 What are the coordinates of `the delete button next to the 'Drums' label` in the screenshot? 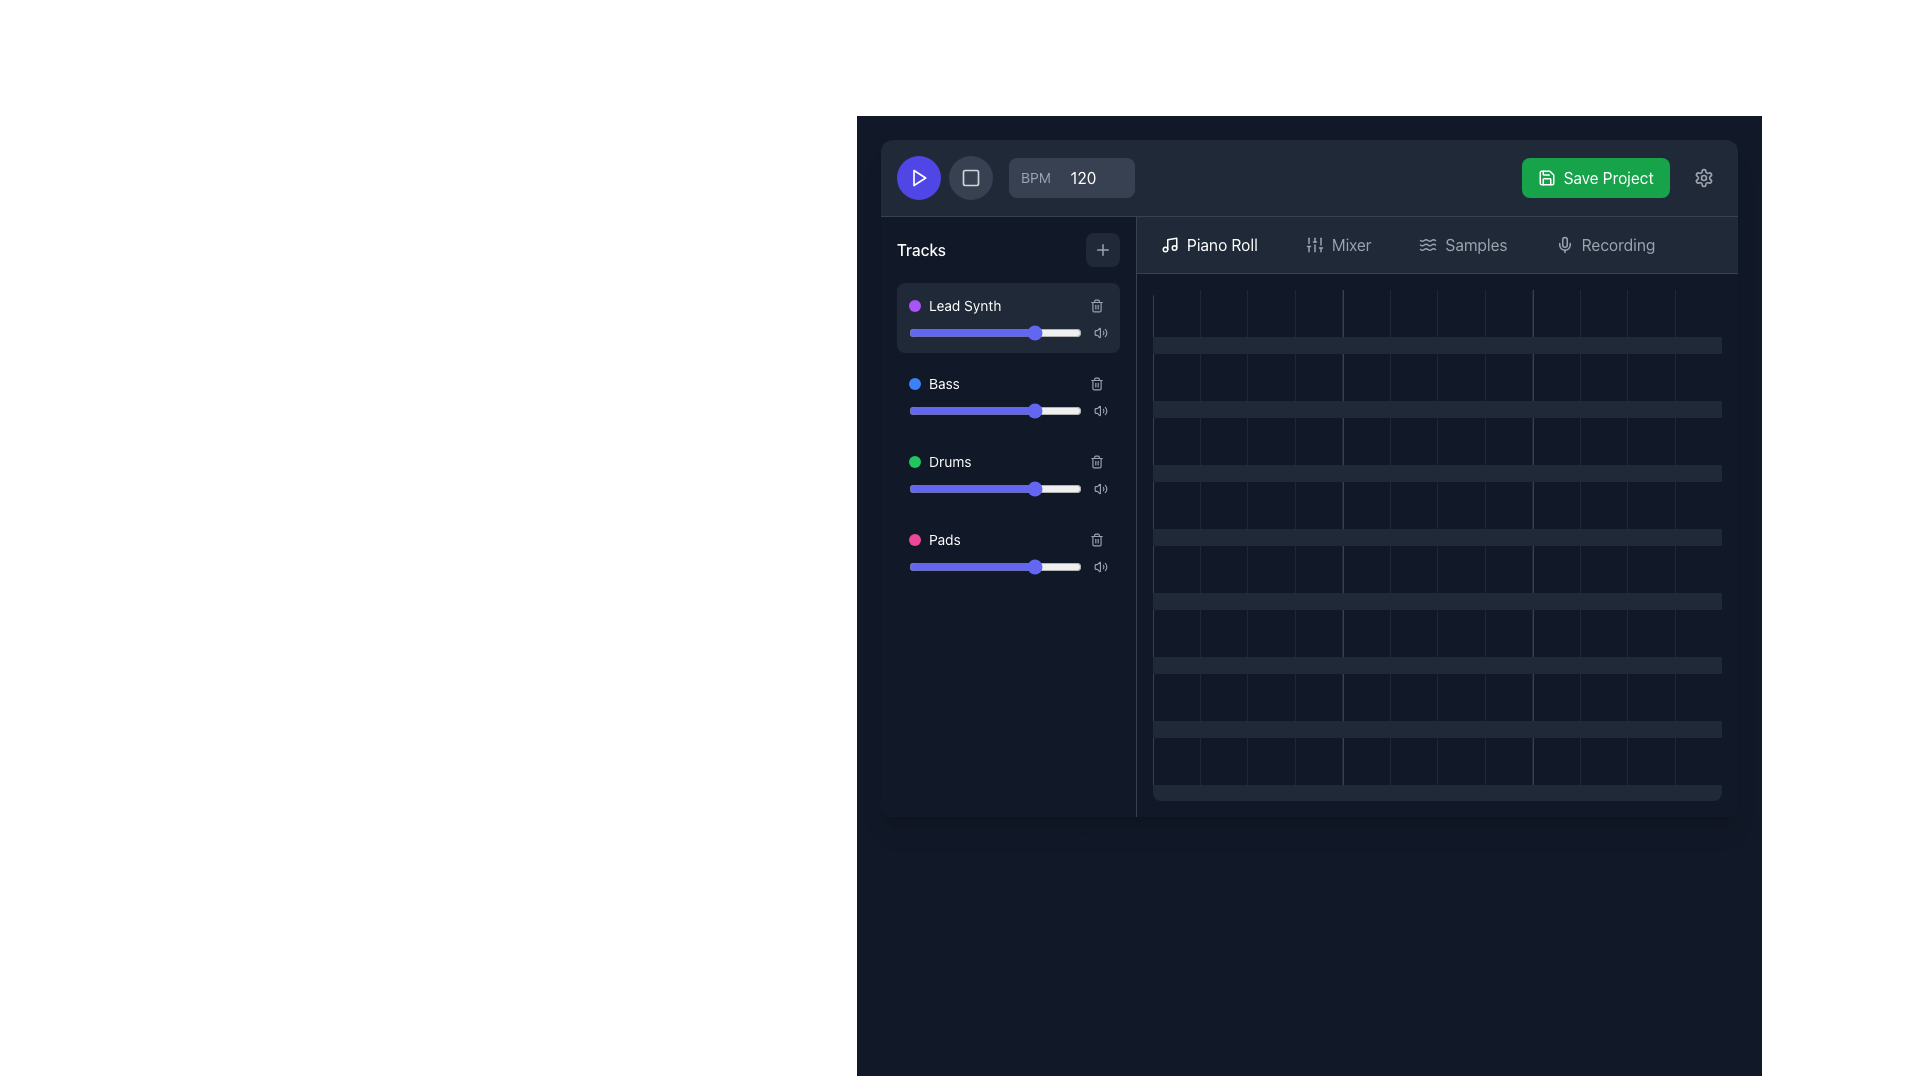 It's located at (1096, 462).